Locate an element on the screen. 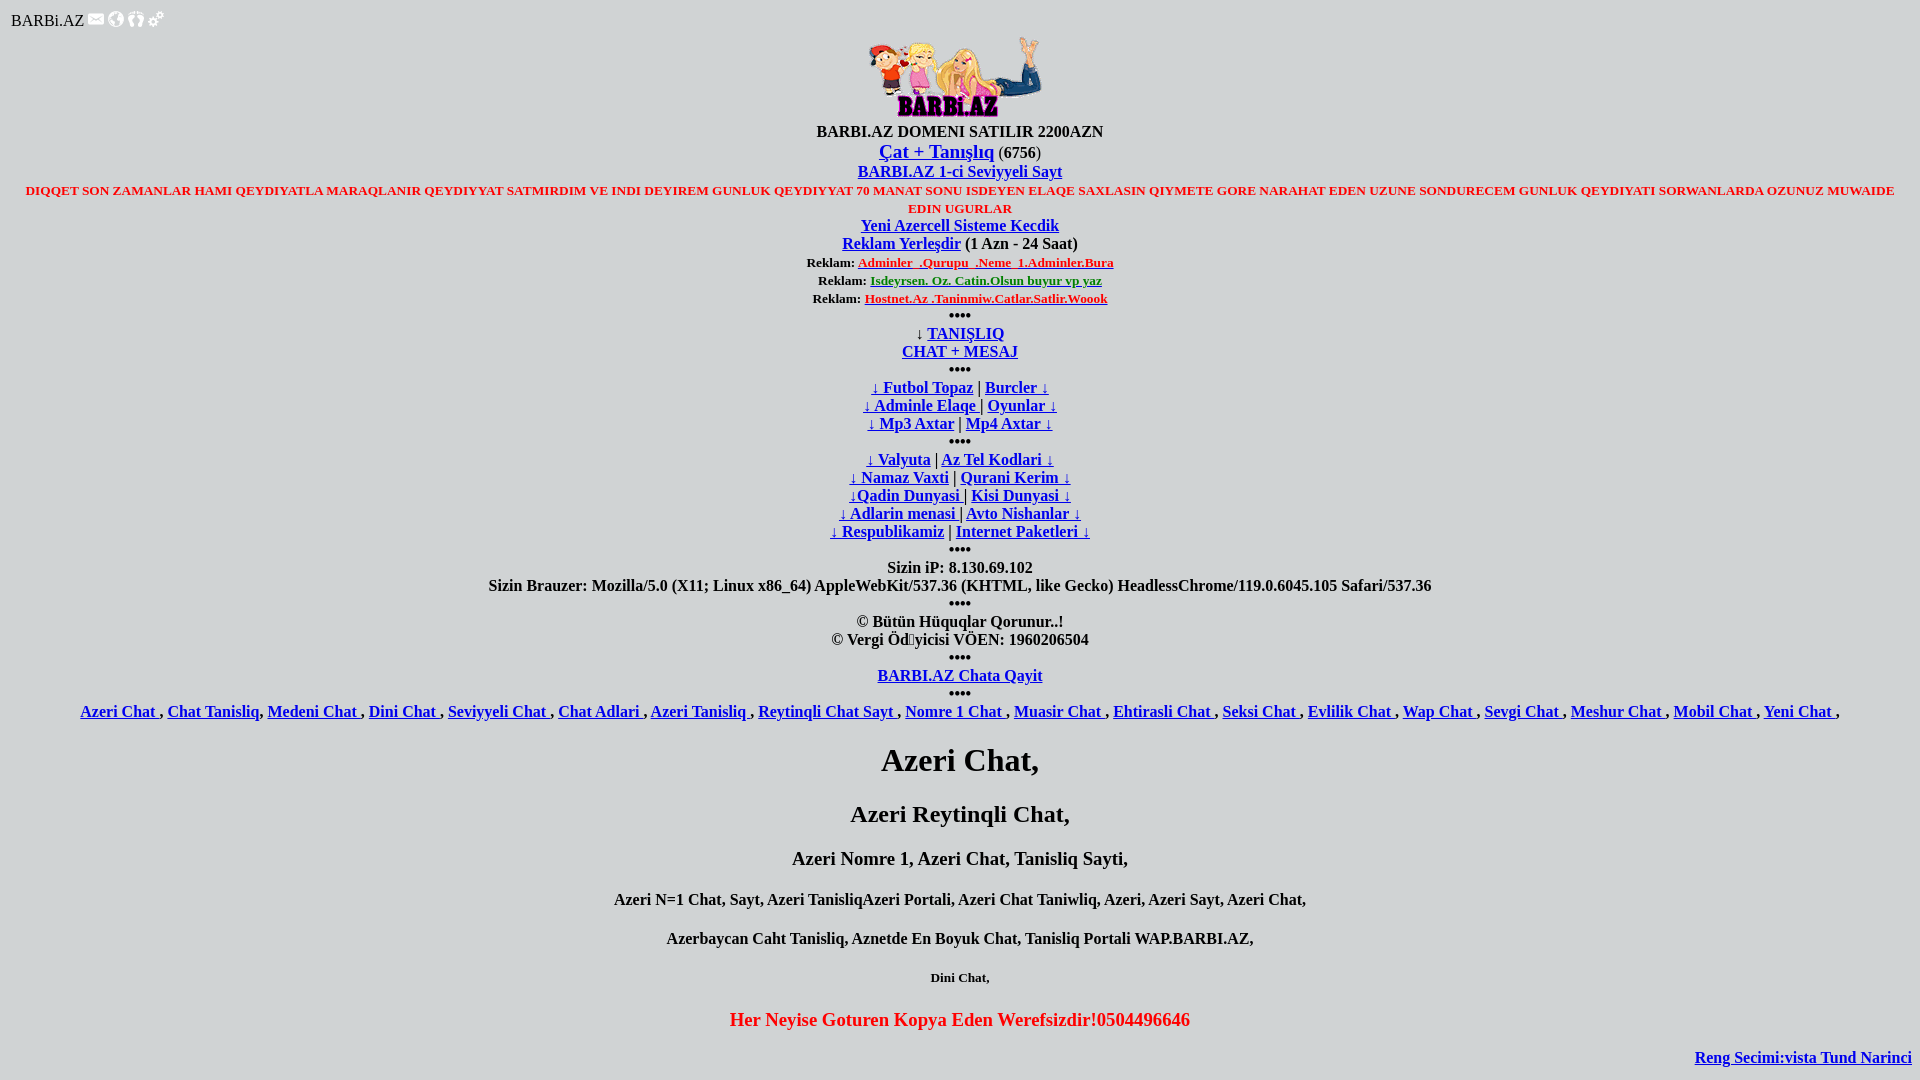 The width and height of the screenshot is (1920, 1080). 'Hostnet.Az .Taninmiw.Catlar.Satlir.Woook' is located at coordinates (864, 298).